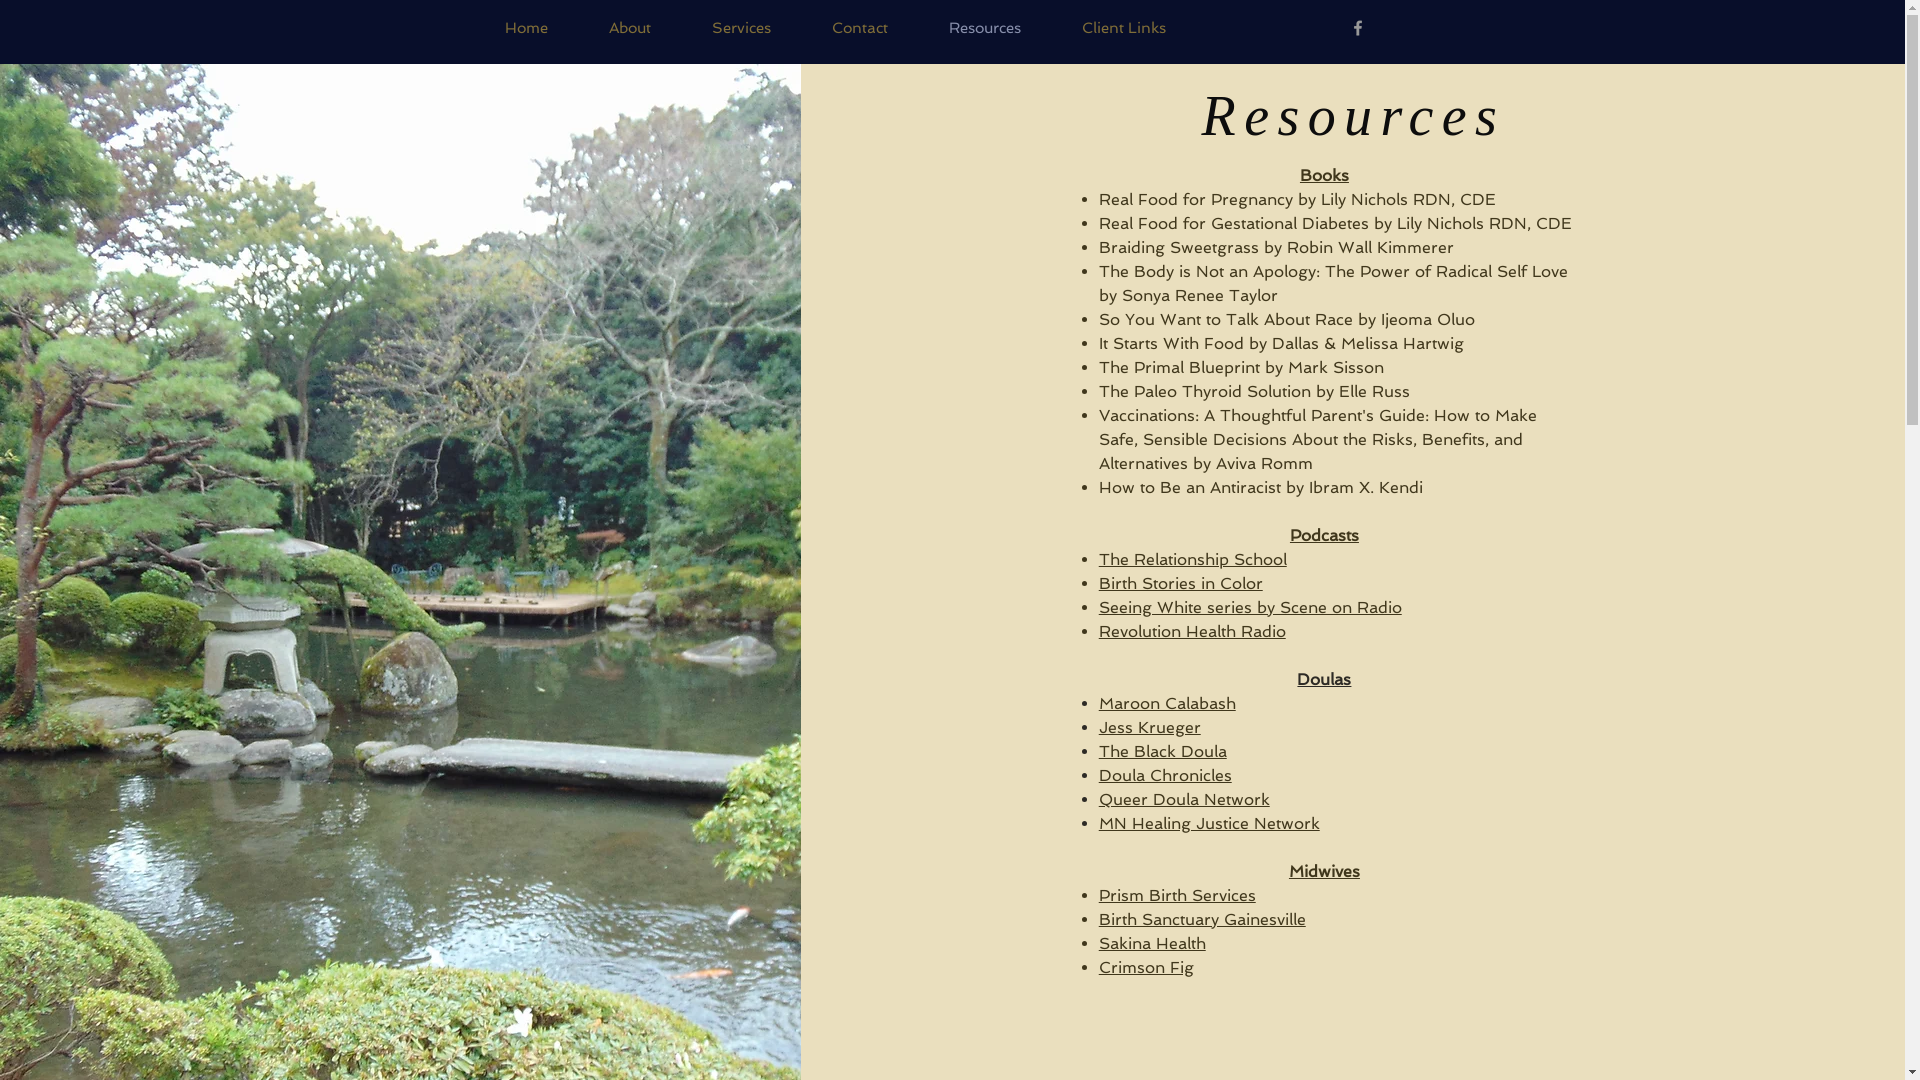  What do you see at coordinates (1193, 559) in the screenshot?
I see `'The Relationship School'` at bounding box center [1193, 559].